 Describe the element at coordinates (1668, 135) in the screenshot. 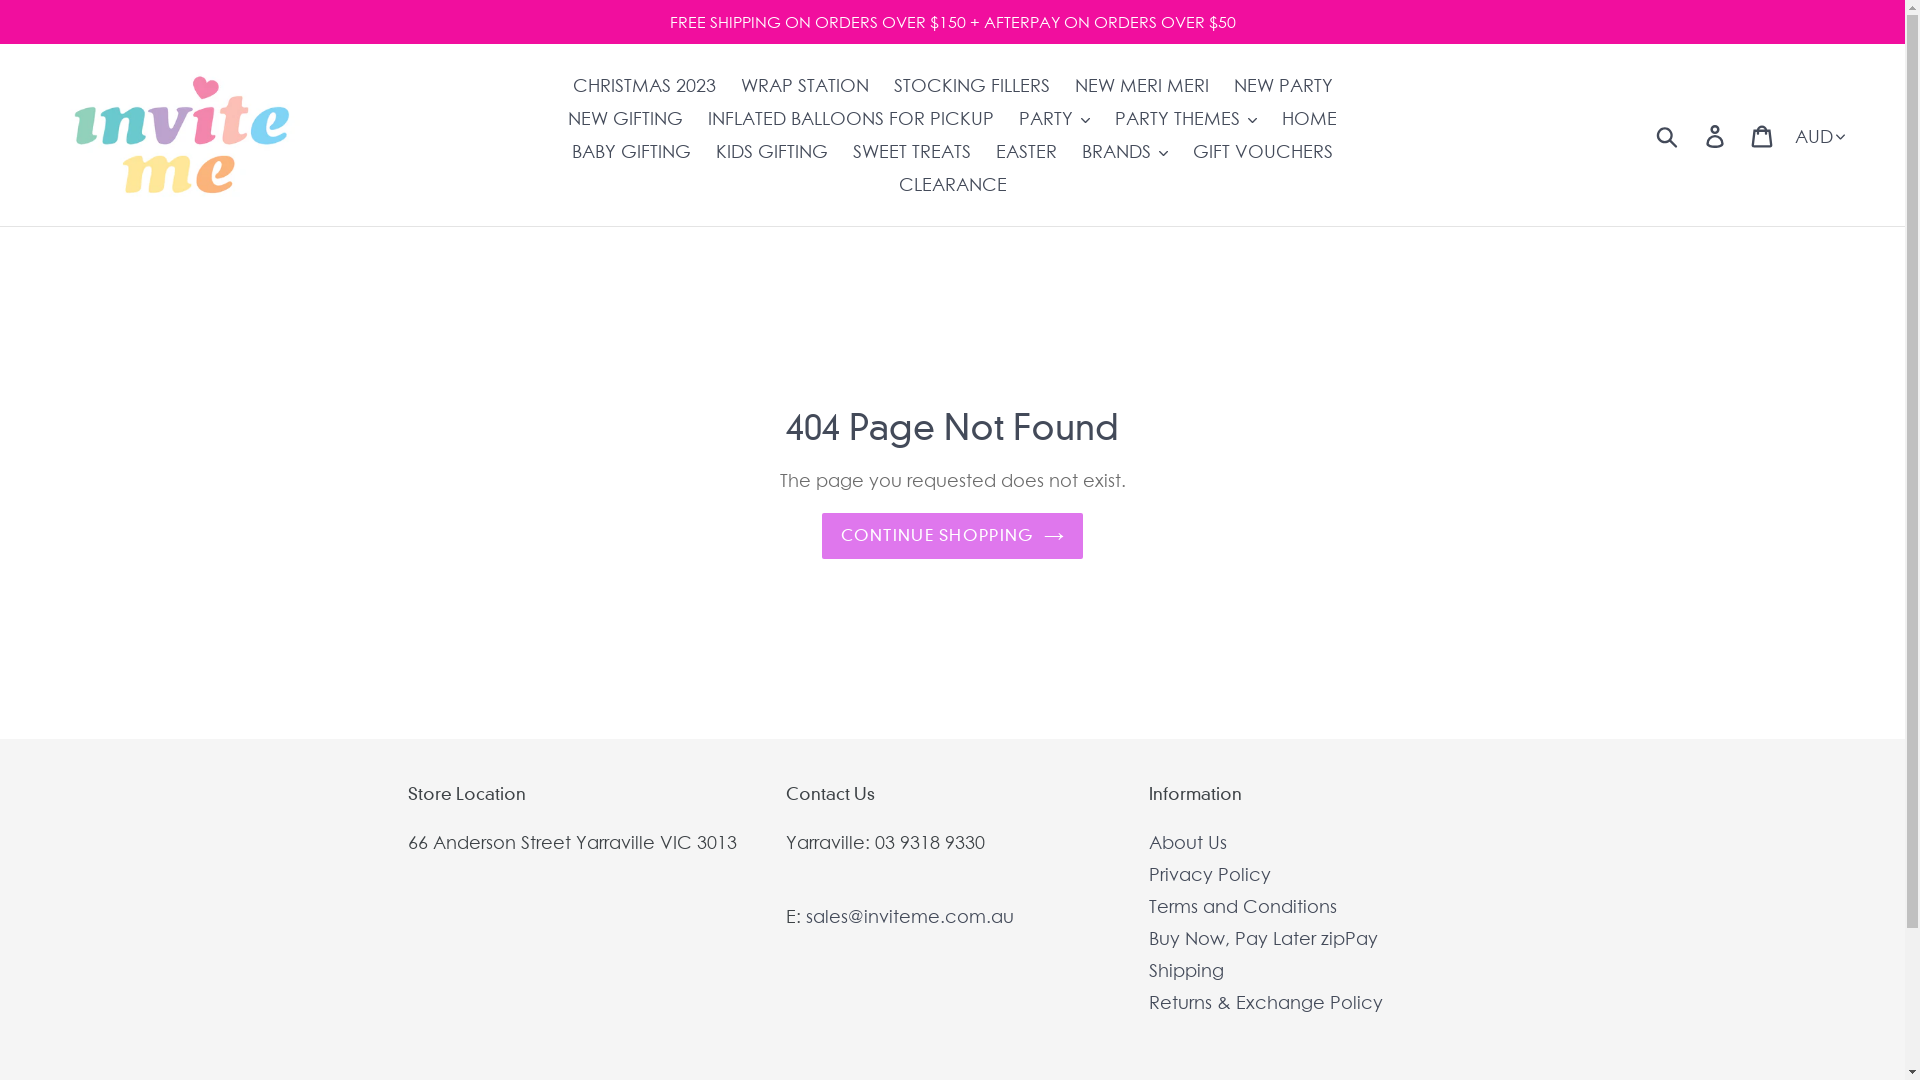

I see `'Submit'` at that location.